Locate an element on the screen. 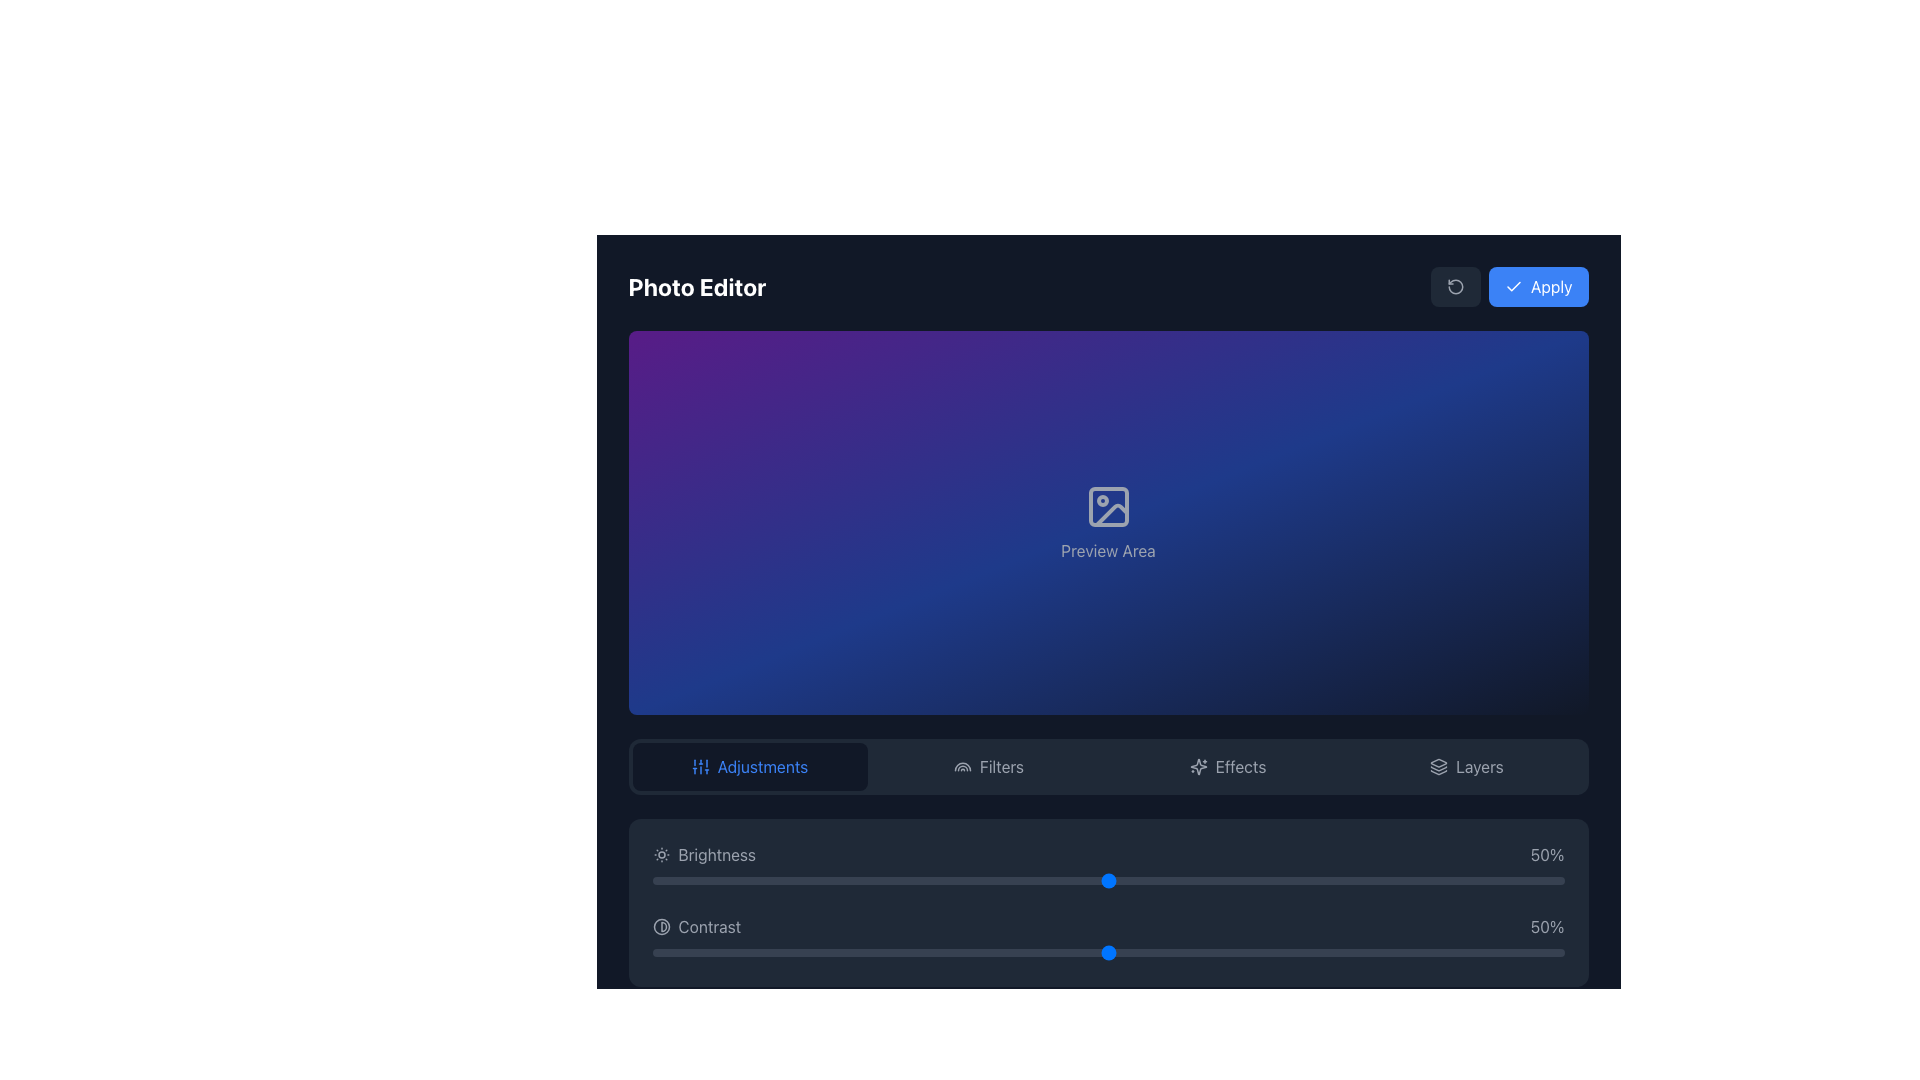 The image size is (1920, 1080). the 'Filters' text label in the navigation bar is located at coordinates (1002, 766).